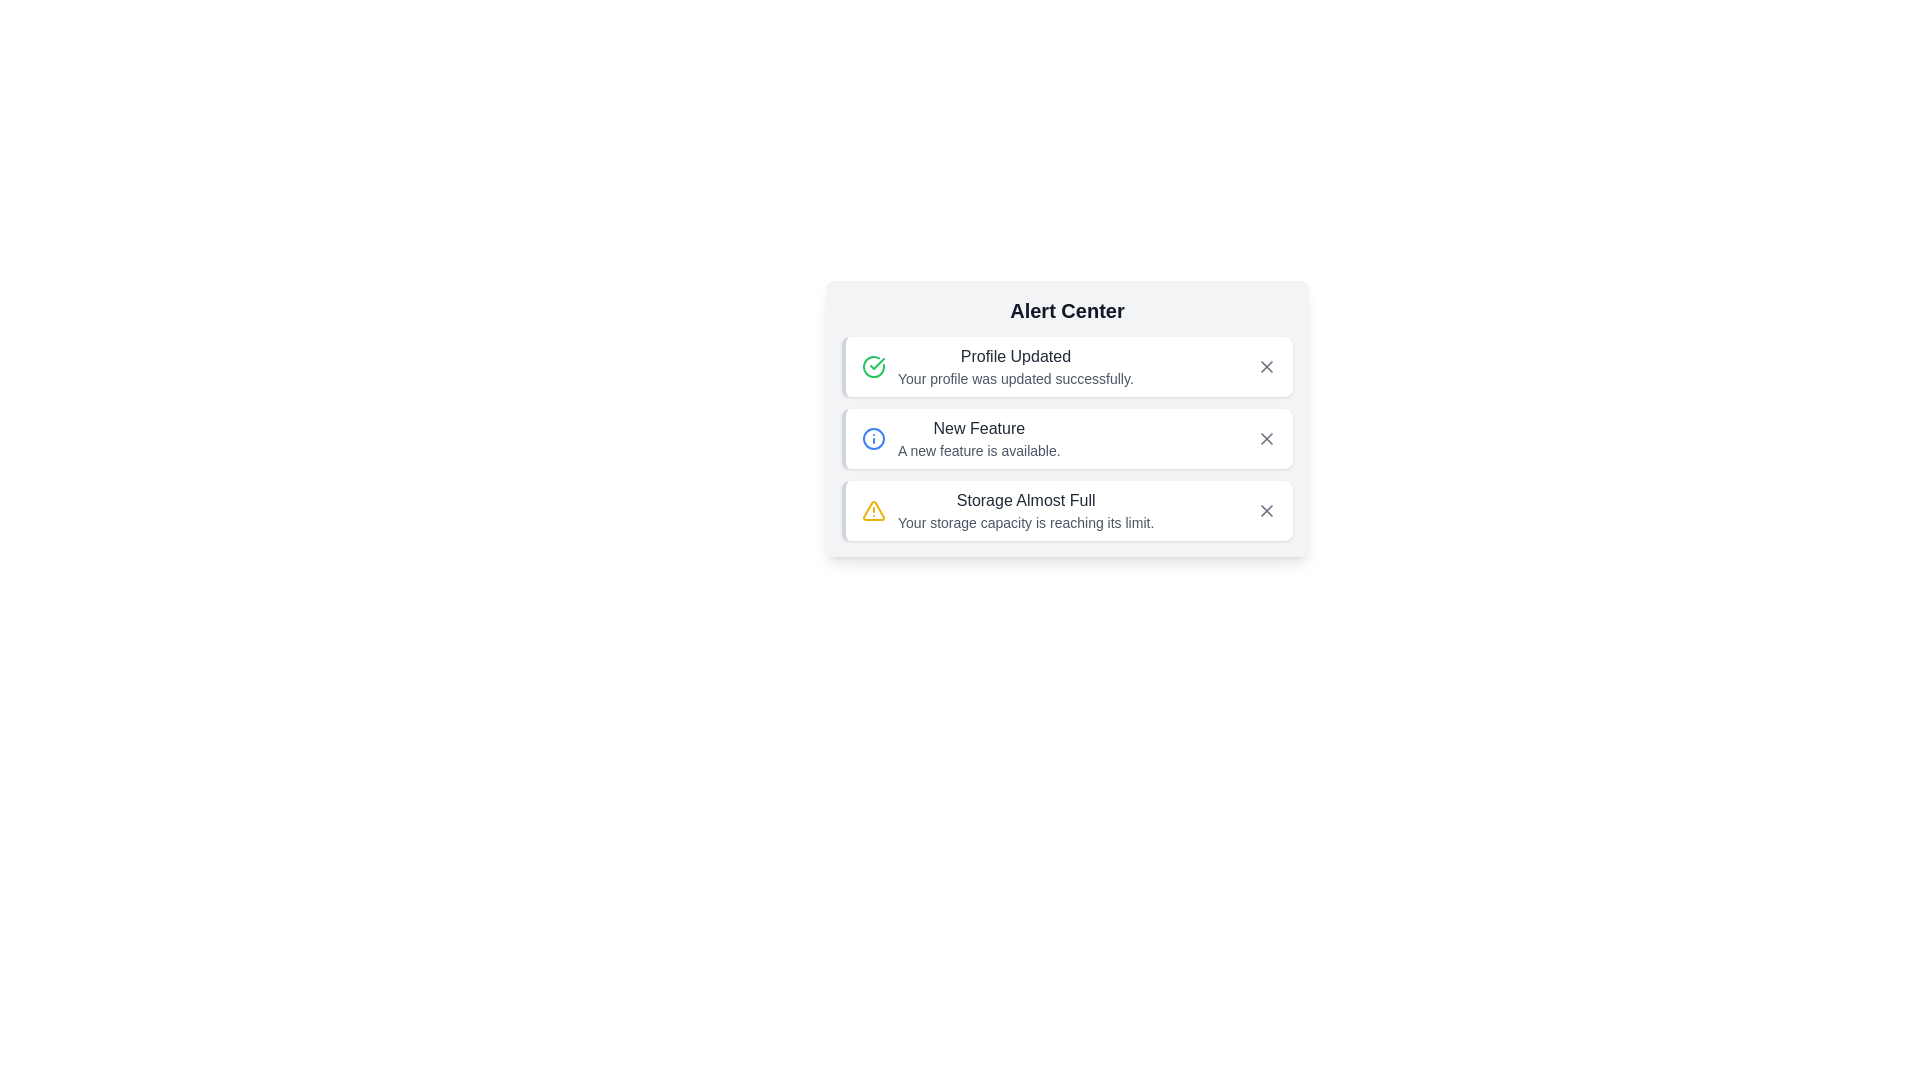 The height and width of the screenshot is (1080, 1920). I want to click on the small gray diagonal line forming part of the 'X' shape icon located to the right of the 'Profile Updated' notification text in the 'Alert Center' section, so click(1266, 366).